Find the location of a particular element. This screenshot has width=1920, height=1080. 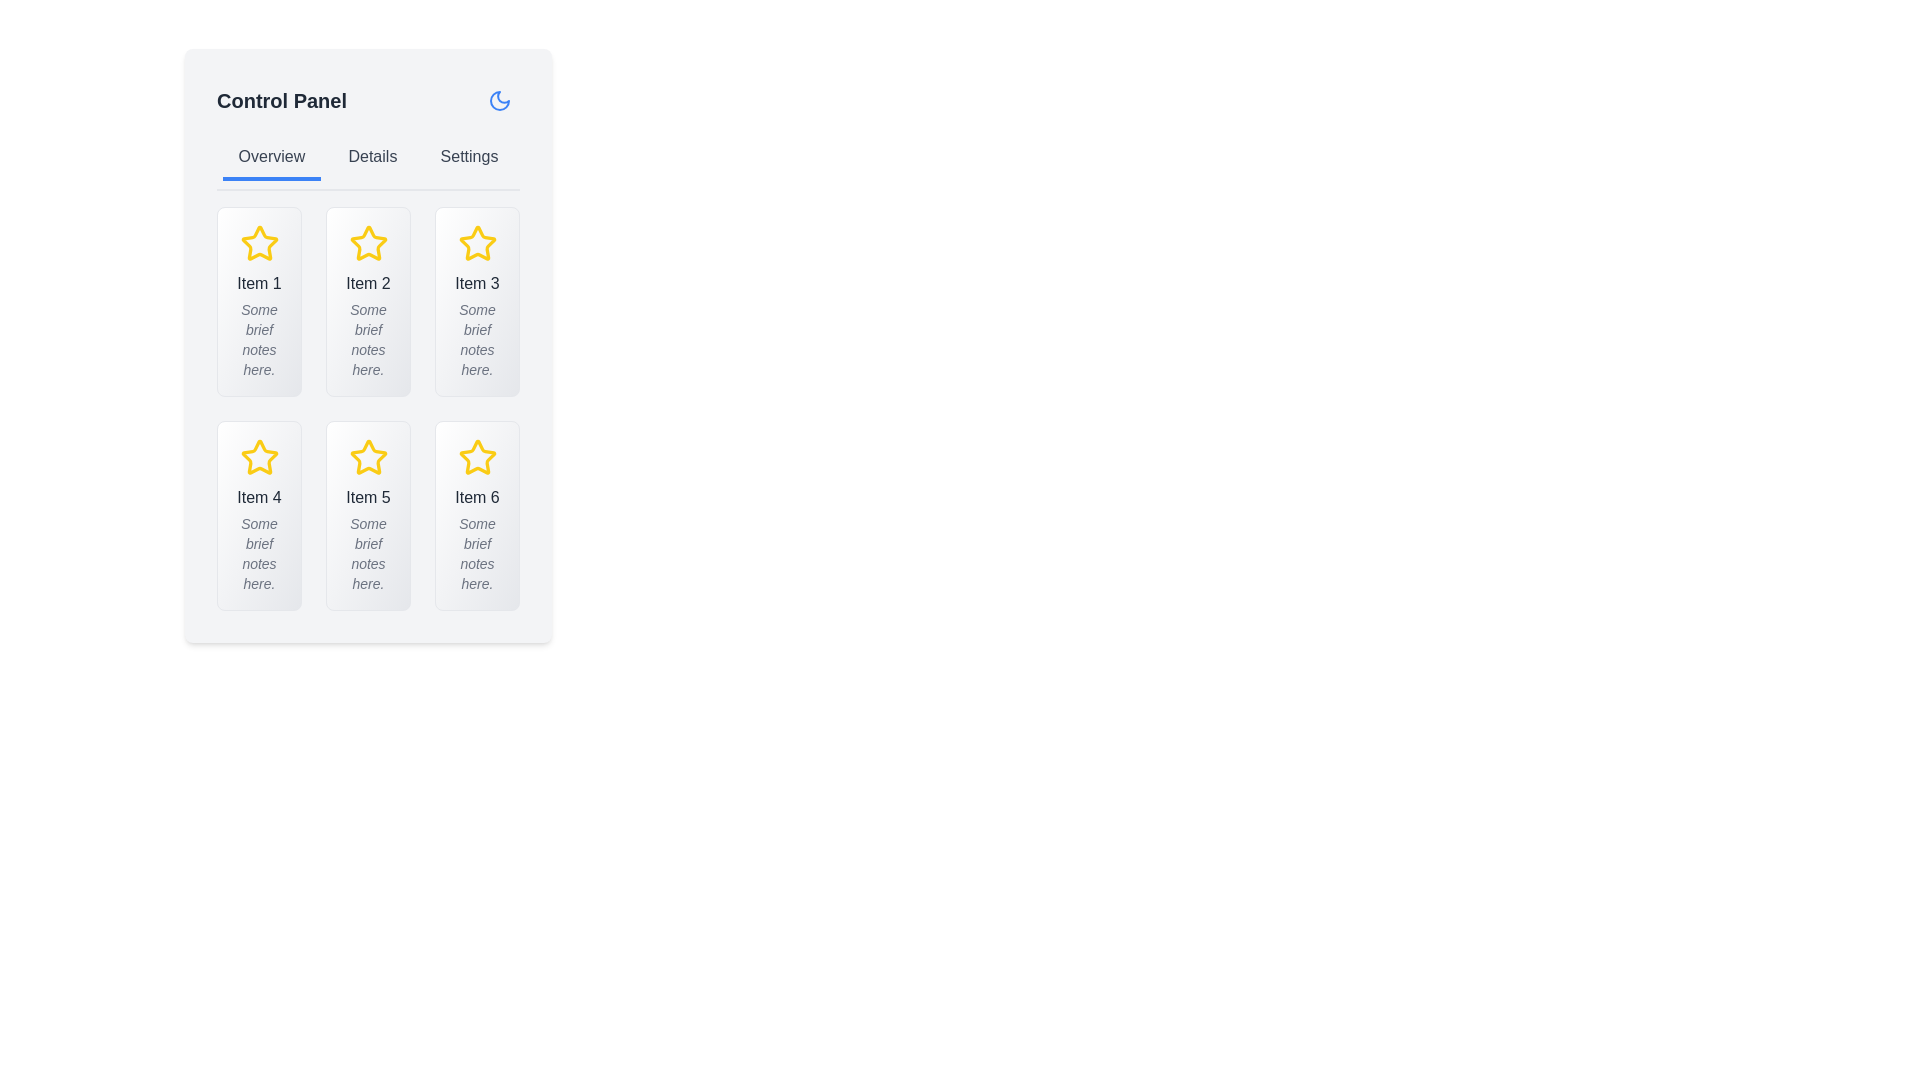

the Text Label located in the second row and second column of the grid layout, which is associated with a yellow star icon above and a note description below is located at coordinates (368, 496).